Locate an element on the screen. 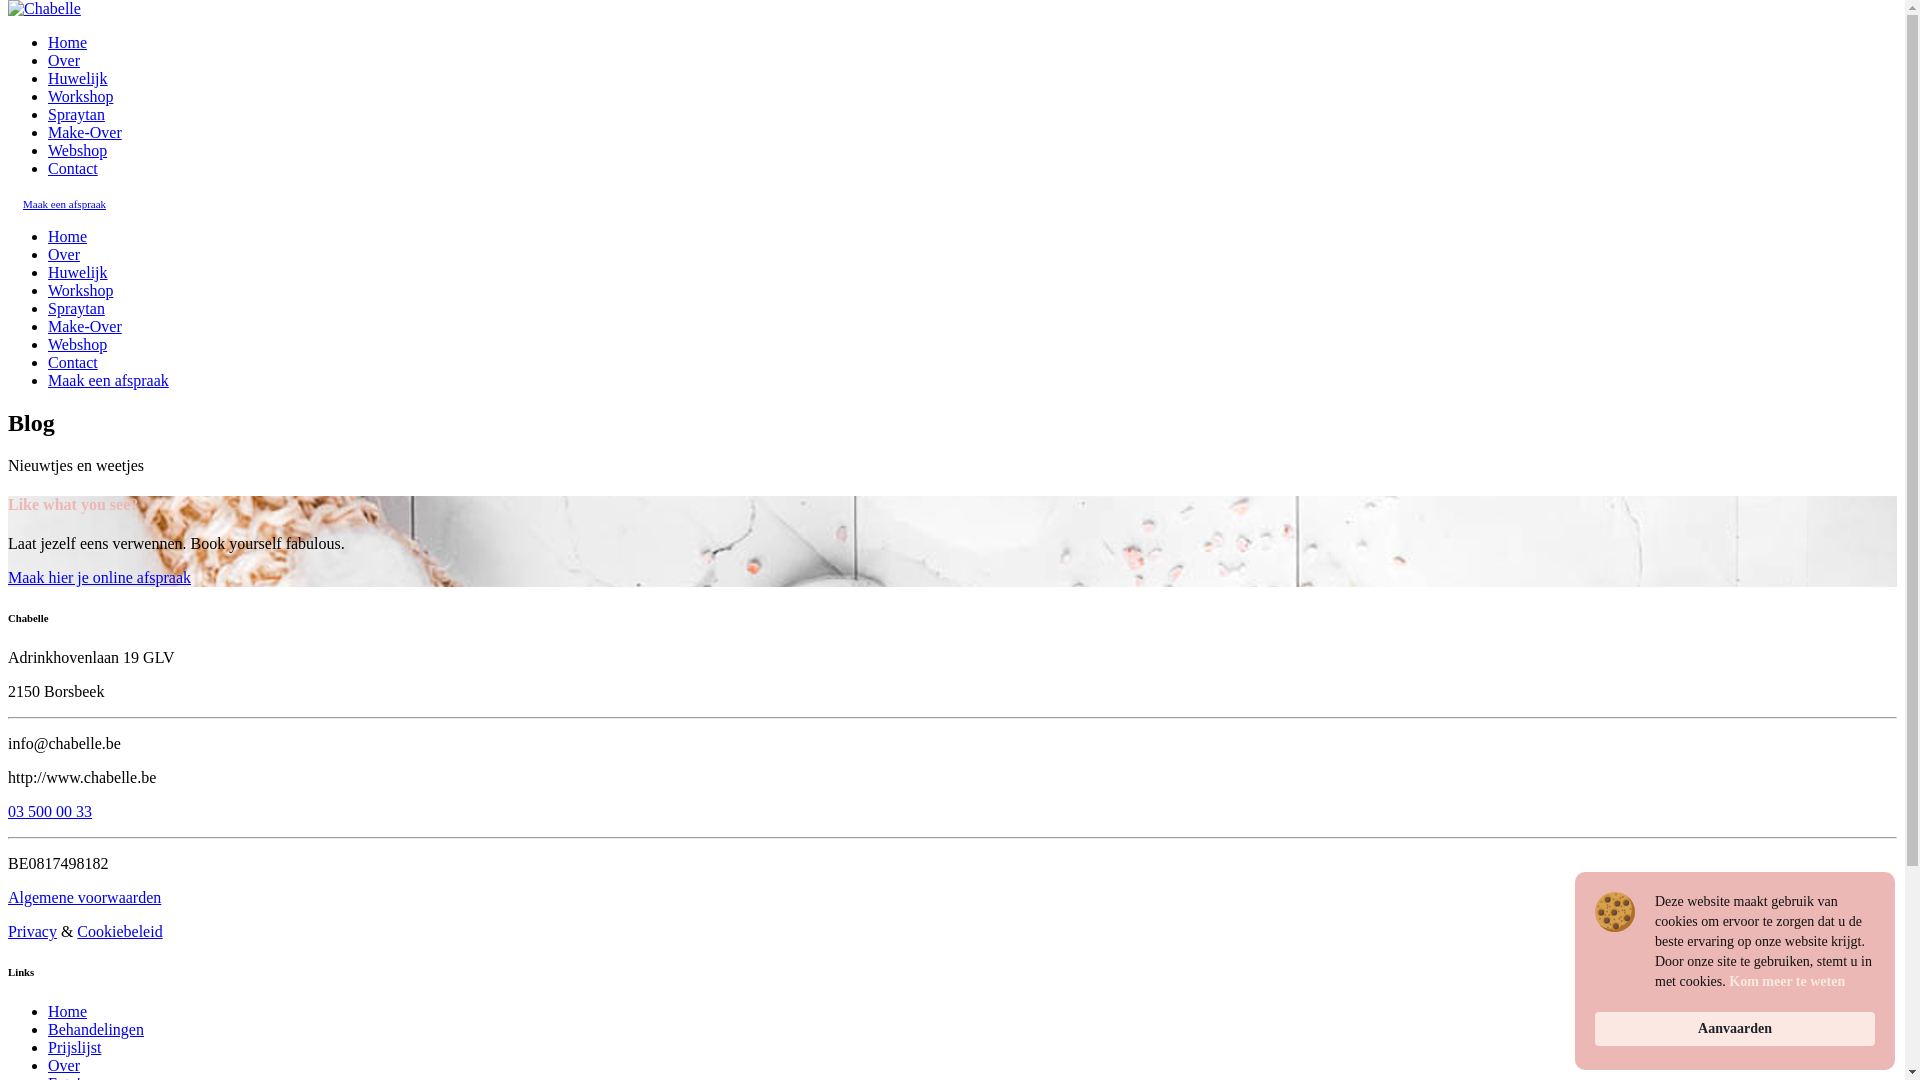 This screenshot has width=1920, height=1080. 'Contact' is located at coordinates (72, 362).